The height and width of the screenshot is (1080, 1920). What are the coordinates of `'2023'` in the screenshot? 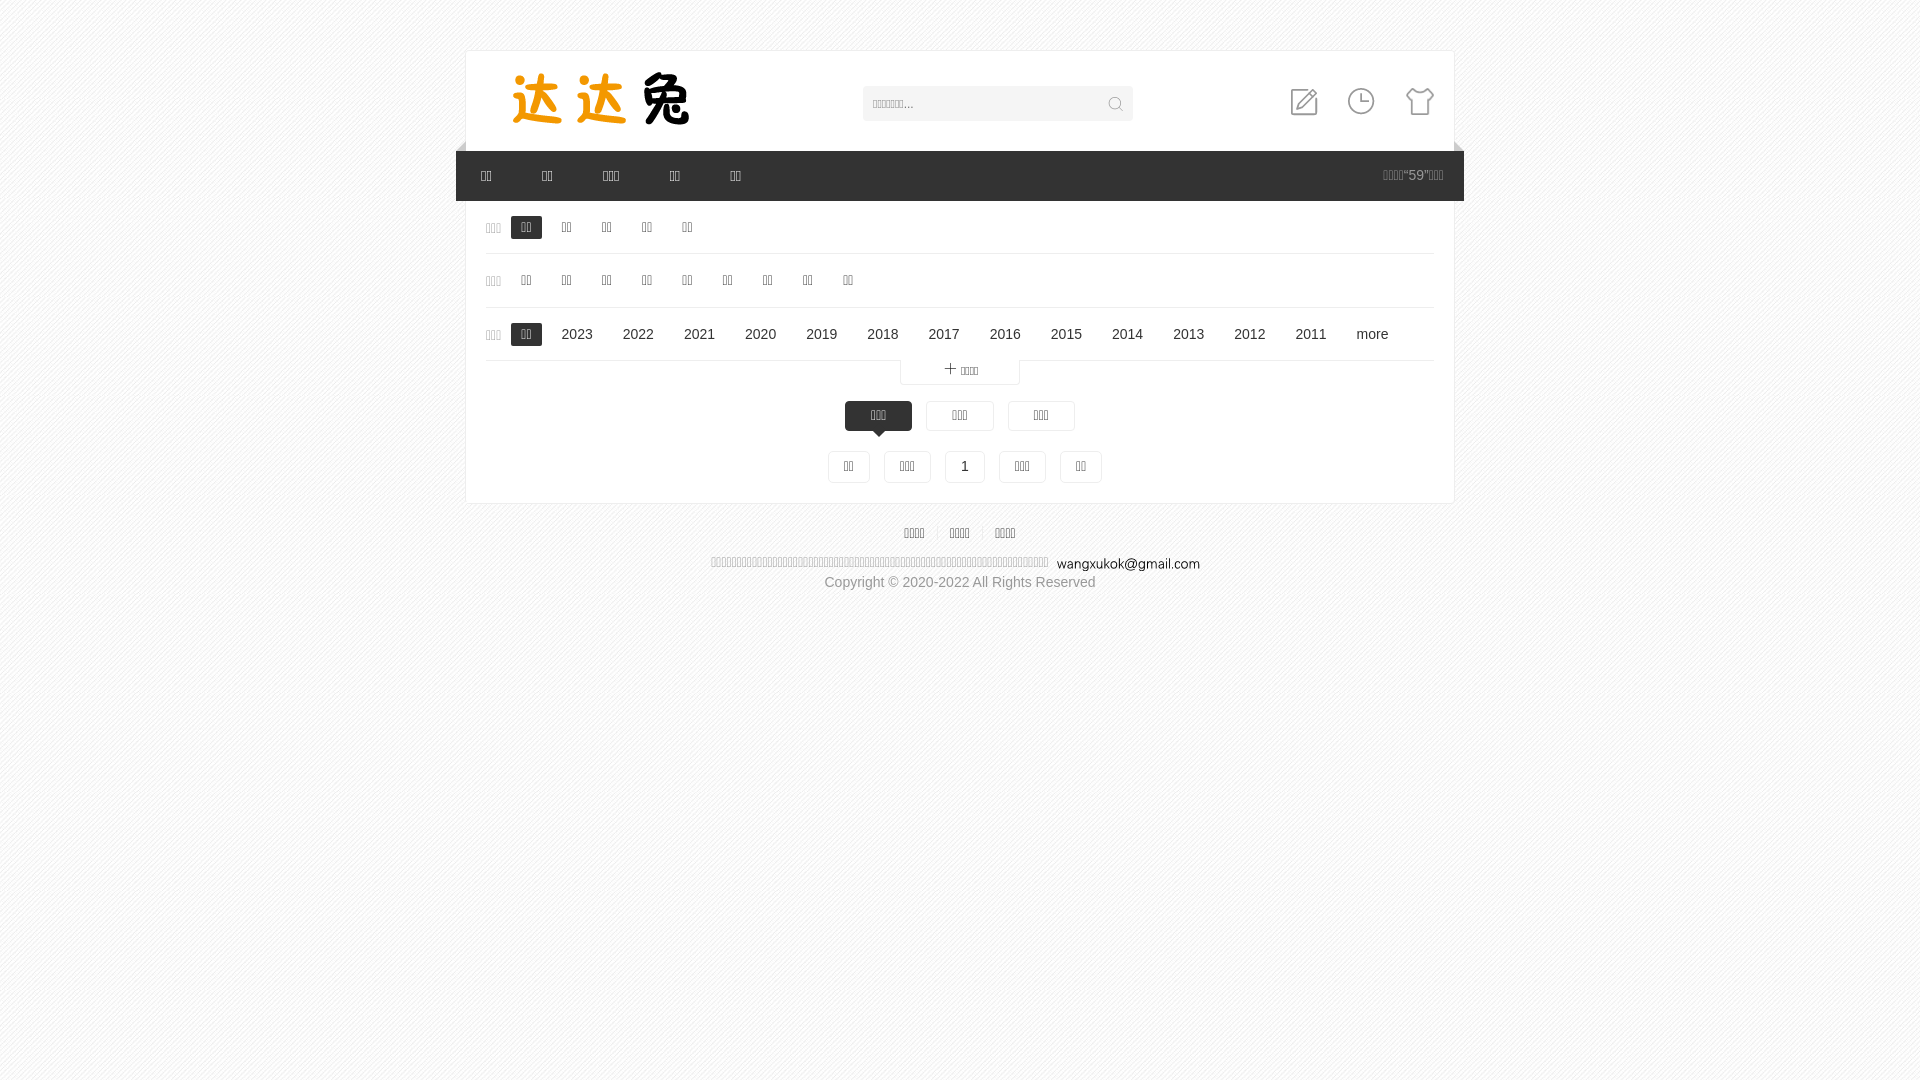 It's located at (576, 334).